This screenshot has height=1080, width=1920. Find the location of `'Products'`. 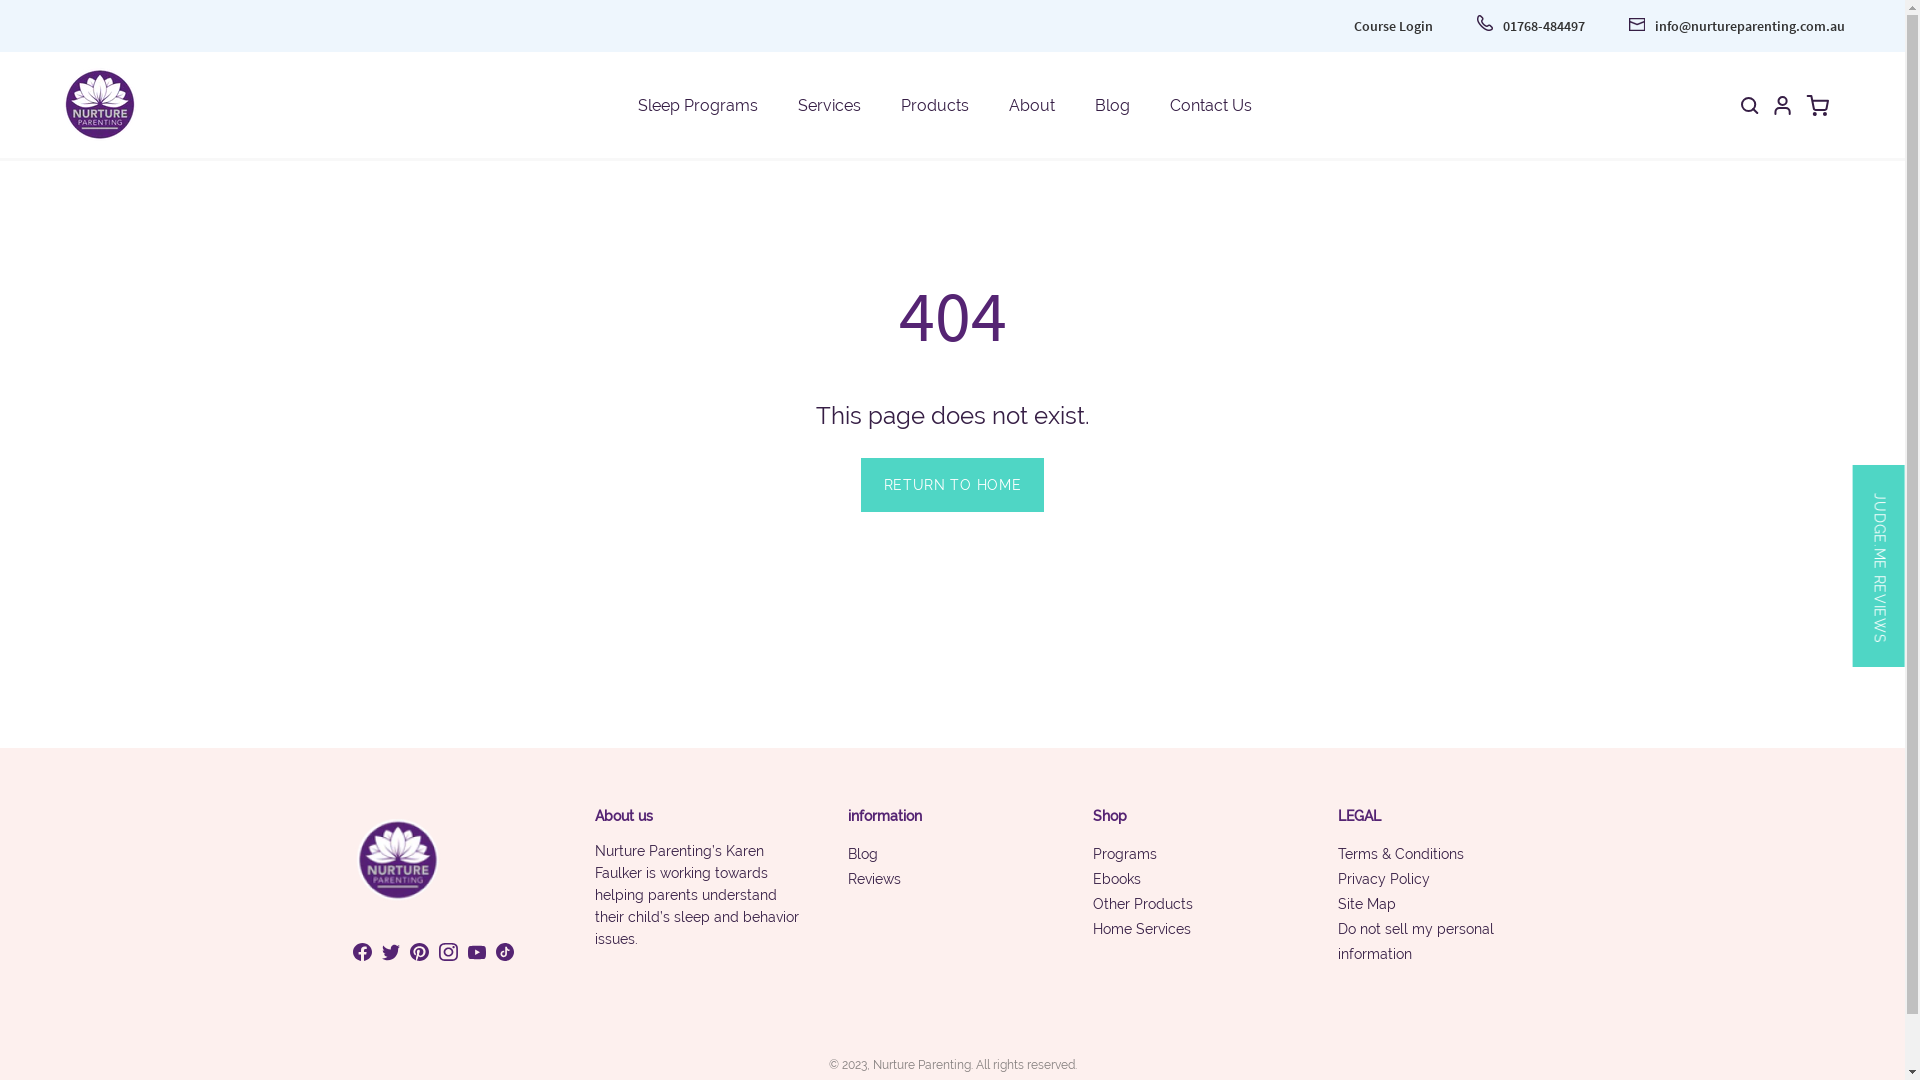

'Products' is located at coordinates (934, 104).